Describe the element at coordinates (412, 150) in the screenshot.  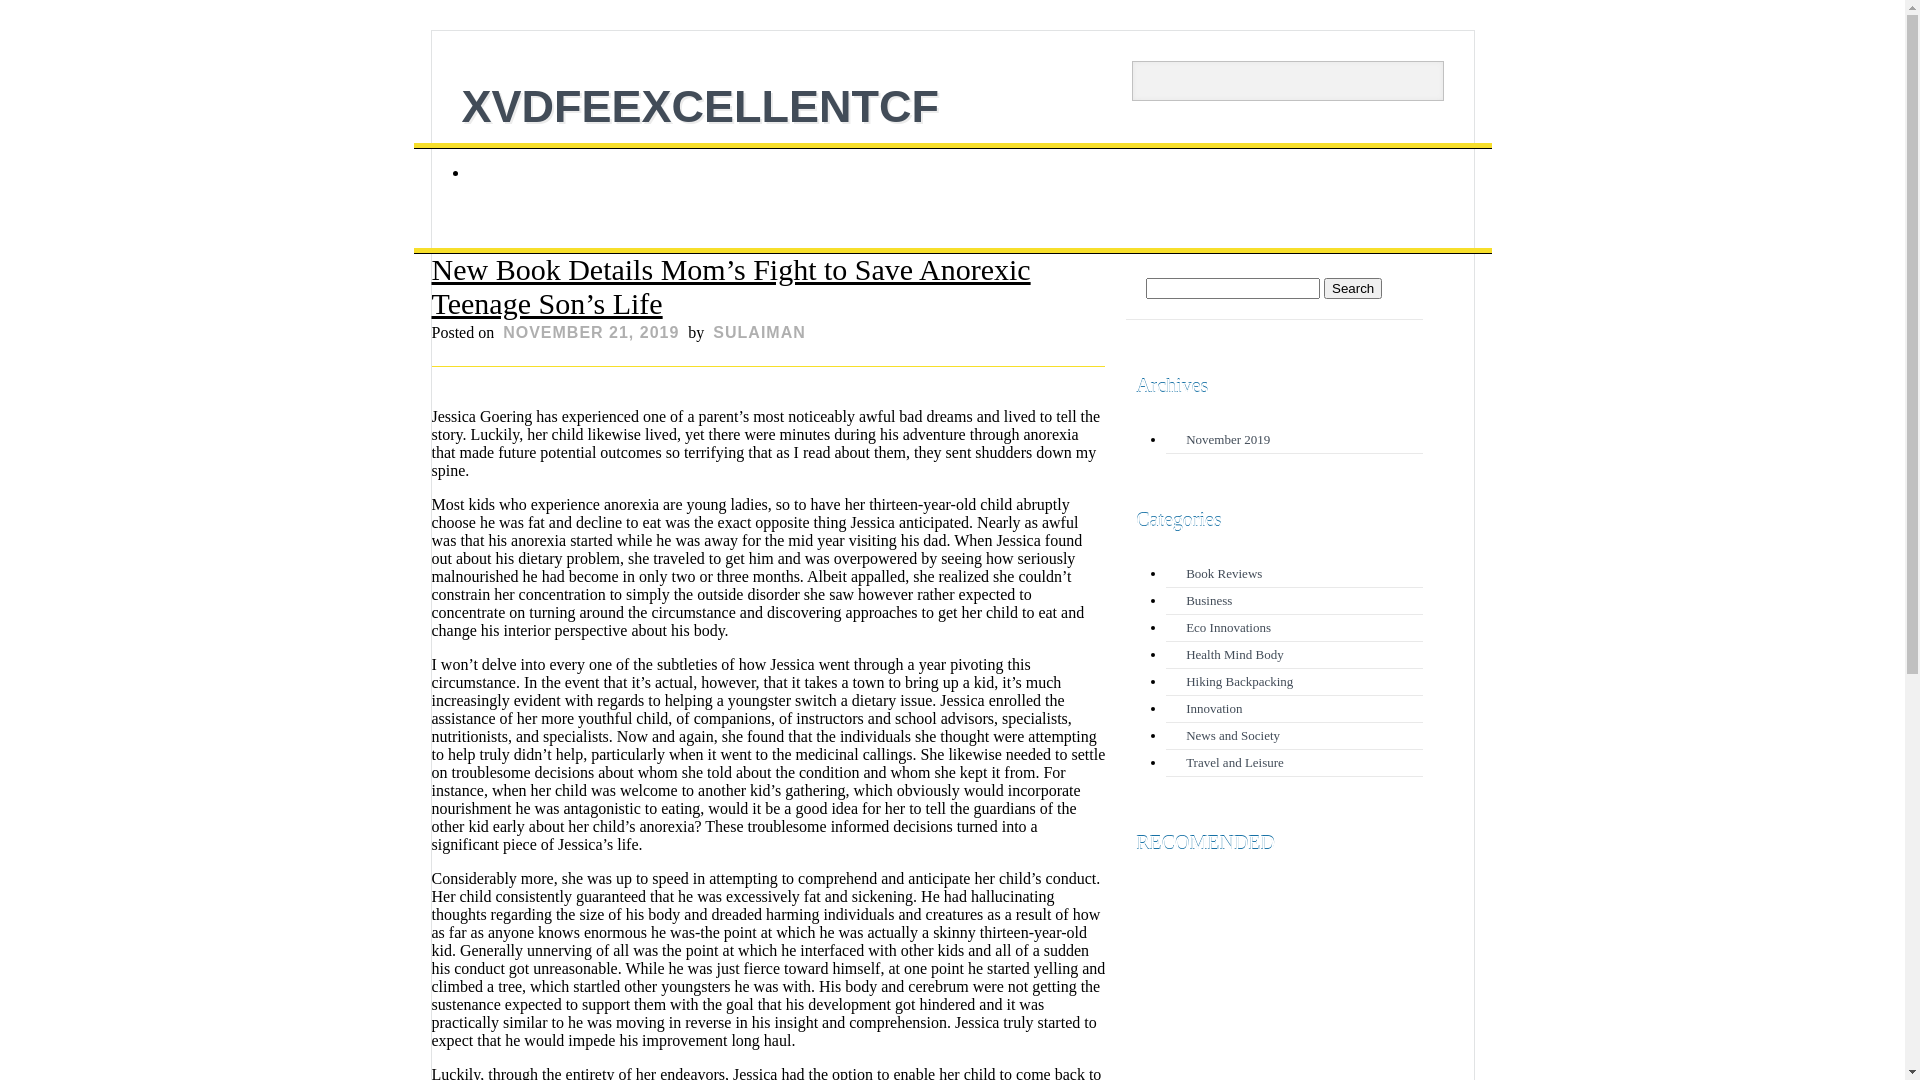
I see `'Skip to content'` at that location.